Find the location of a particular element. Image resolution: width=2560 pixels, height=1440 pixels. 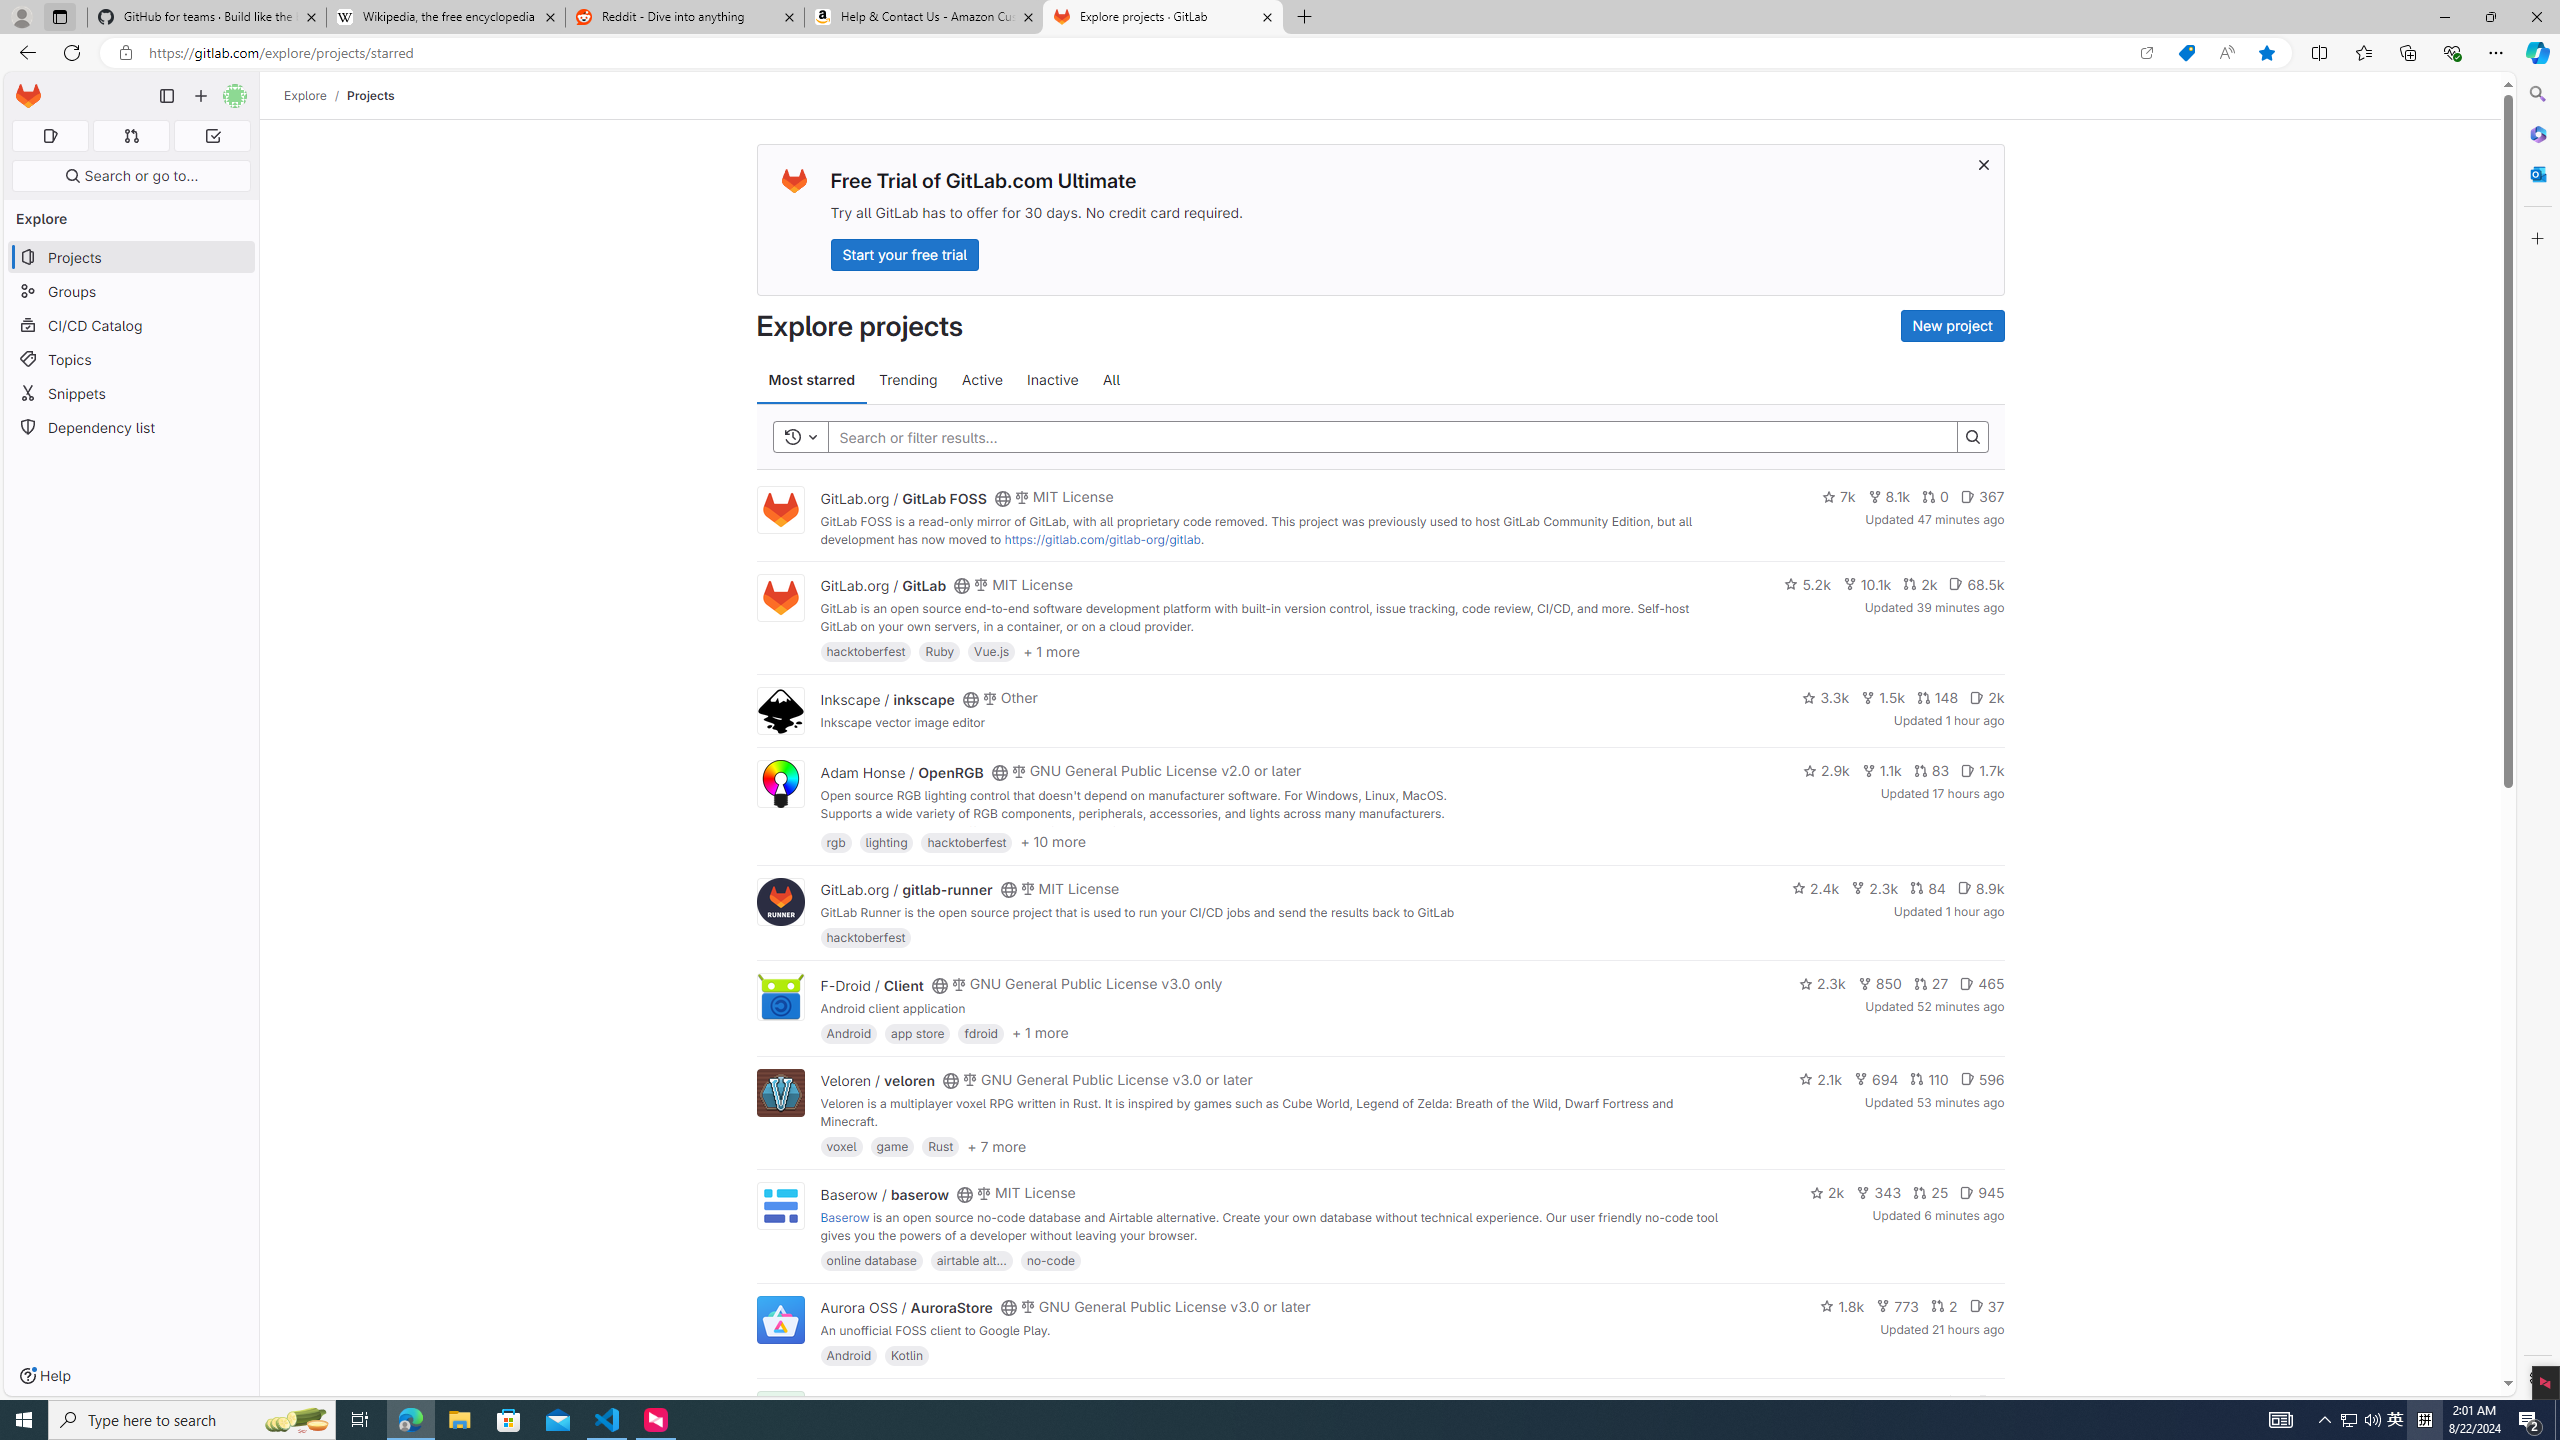

'F-Droid / Client' is located at coordinates (871, 984).